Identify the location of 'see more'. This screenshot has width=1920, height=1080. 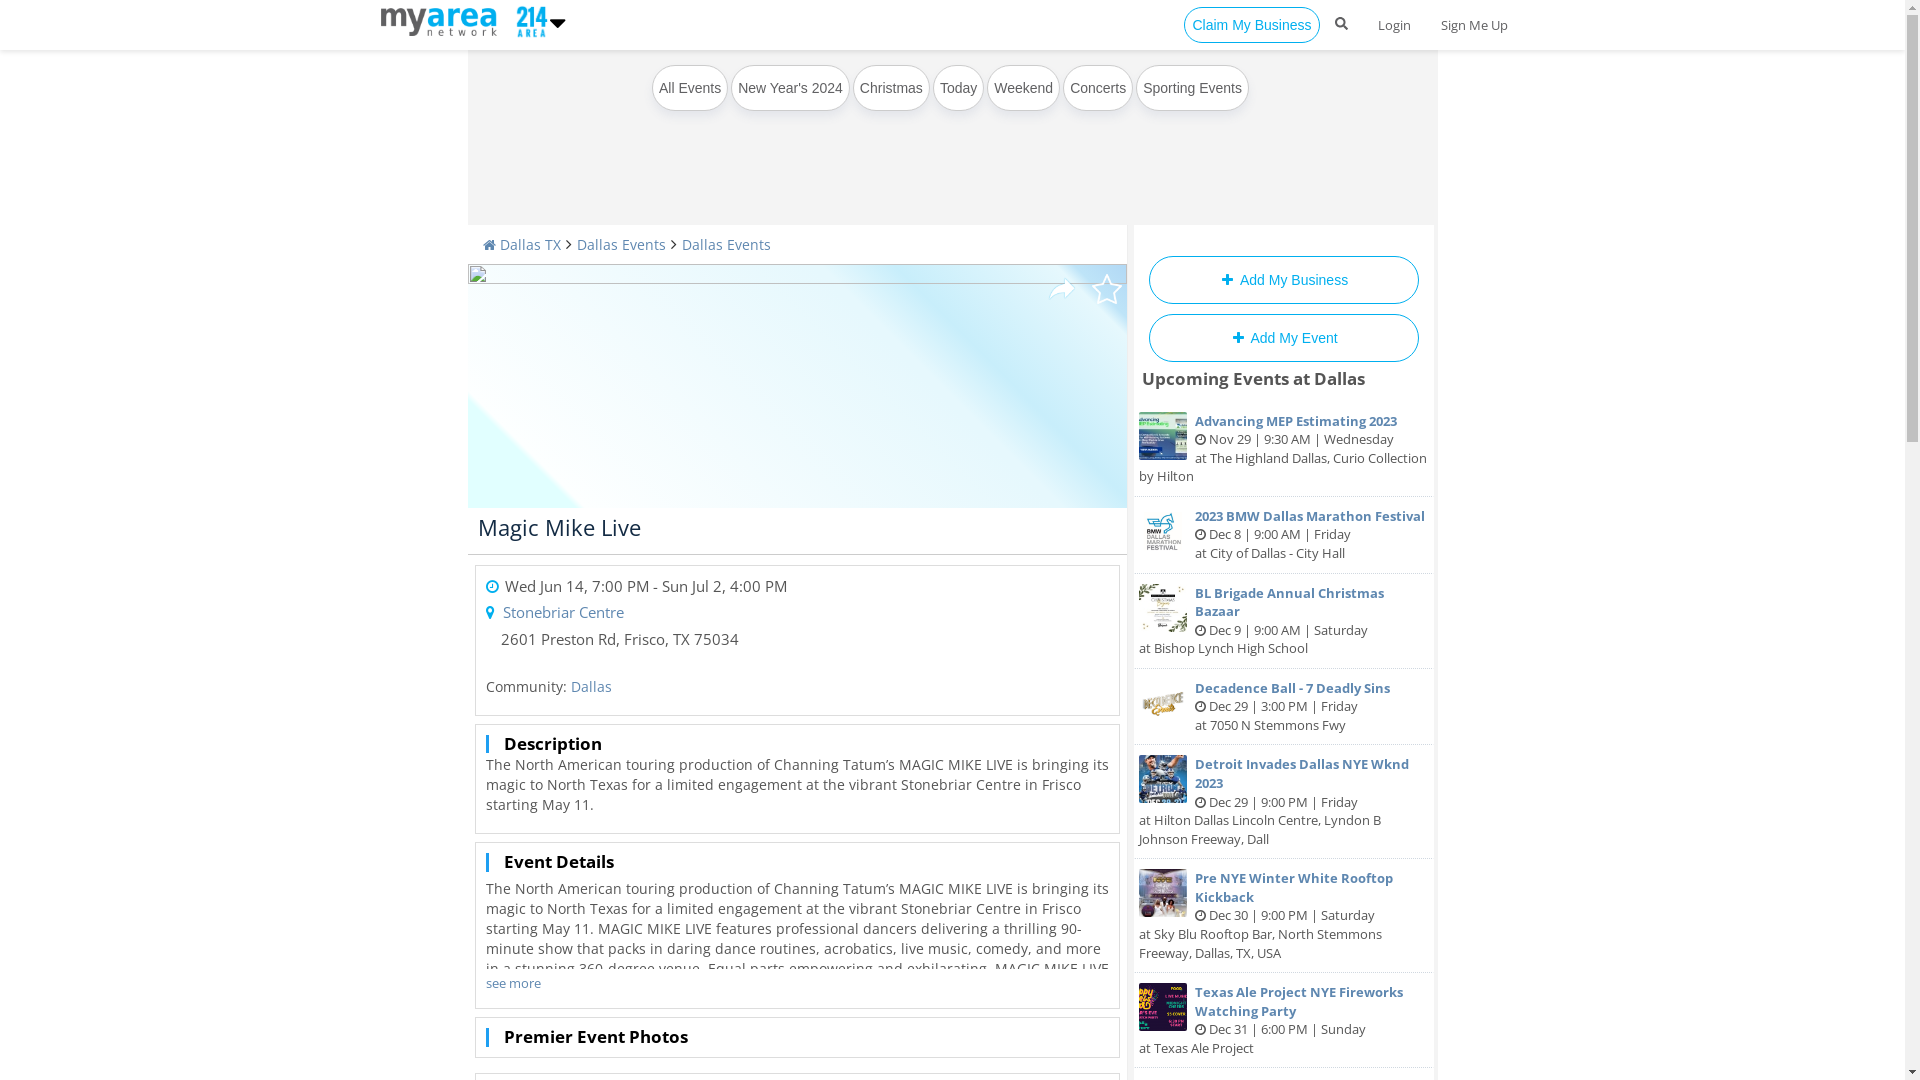
(513, 982).